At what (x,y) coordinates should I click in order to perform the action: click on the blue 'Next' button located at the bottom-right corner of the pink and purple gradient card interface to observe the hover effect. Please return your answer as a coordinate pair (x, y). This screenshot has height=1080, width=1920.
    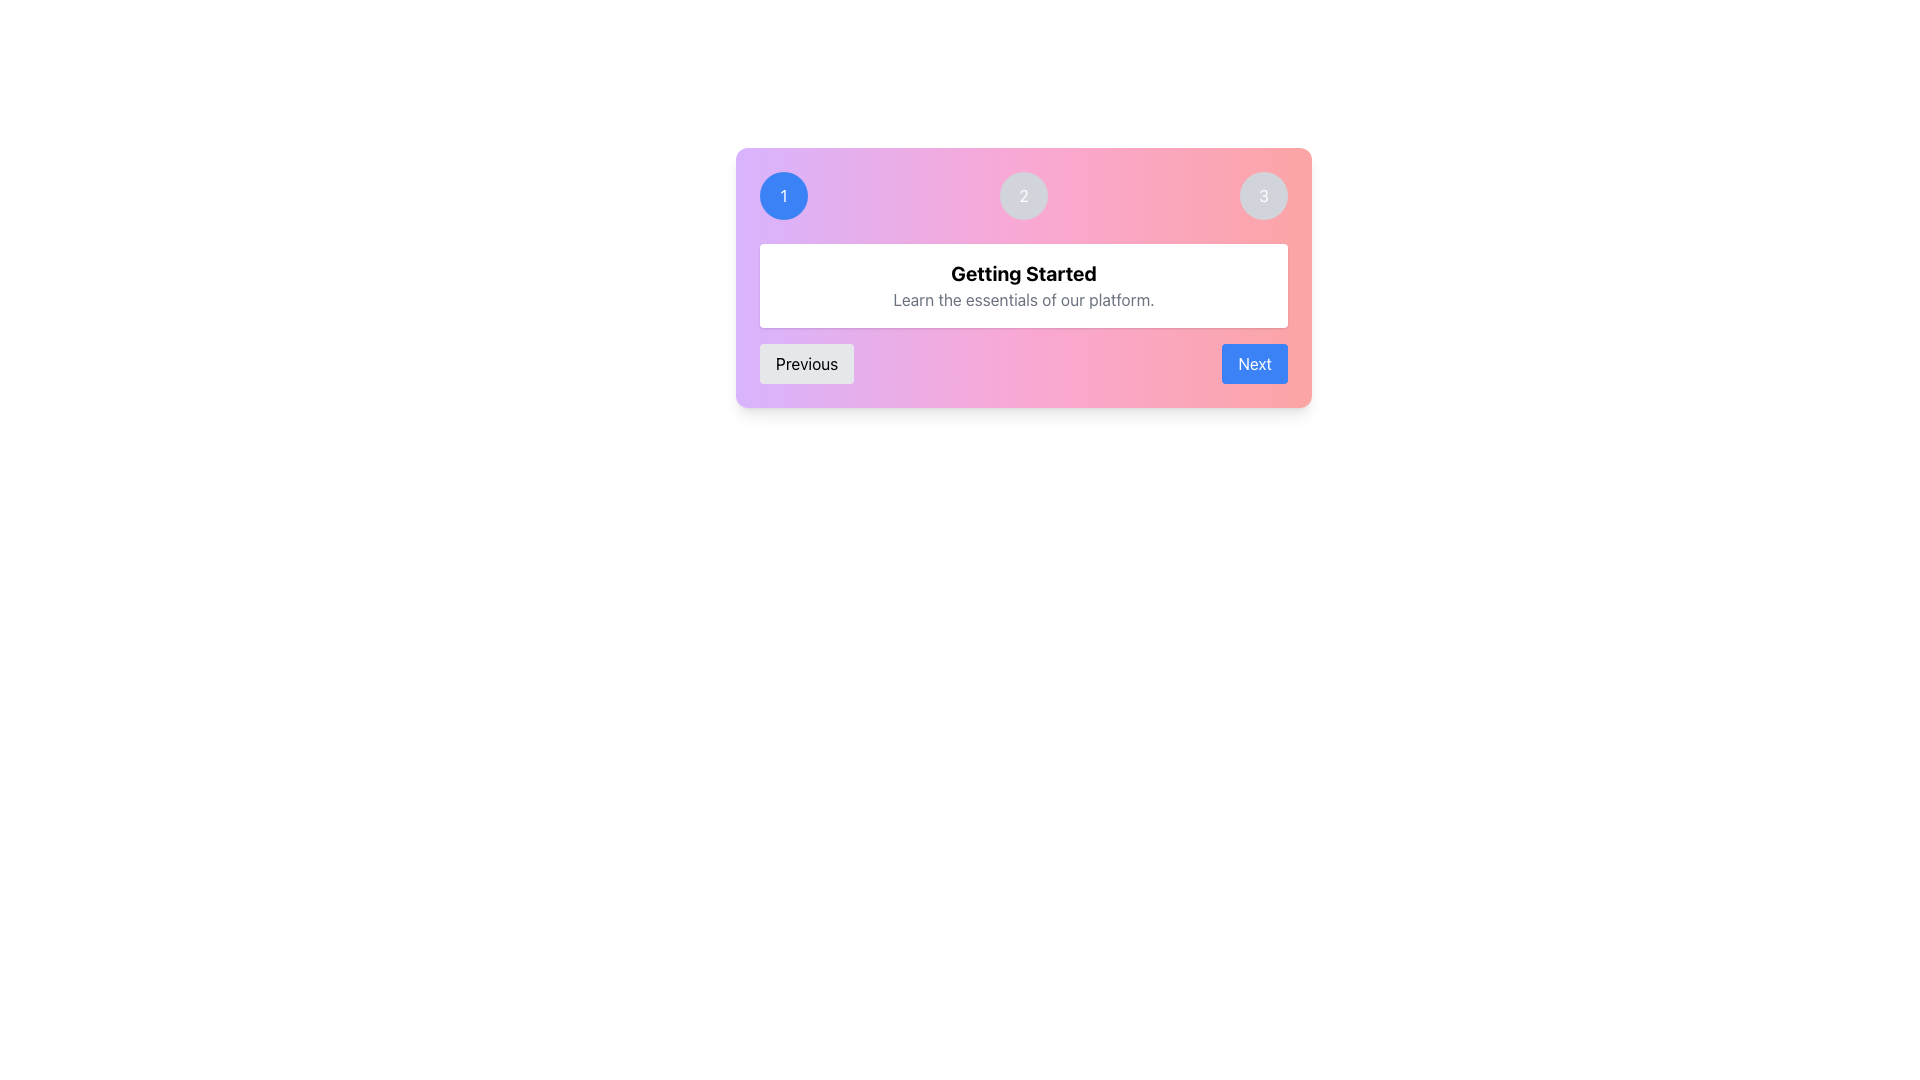
    Looking at the image, I should click on (1254, 363).